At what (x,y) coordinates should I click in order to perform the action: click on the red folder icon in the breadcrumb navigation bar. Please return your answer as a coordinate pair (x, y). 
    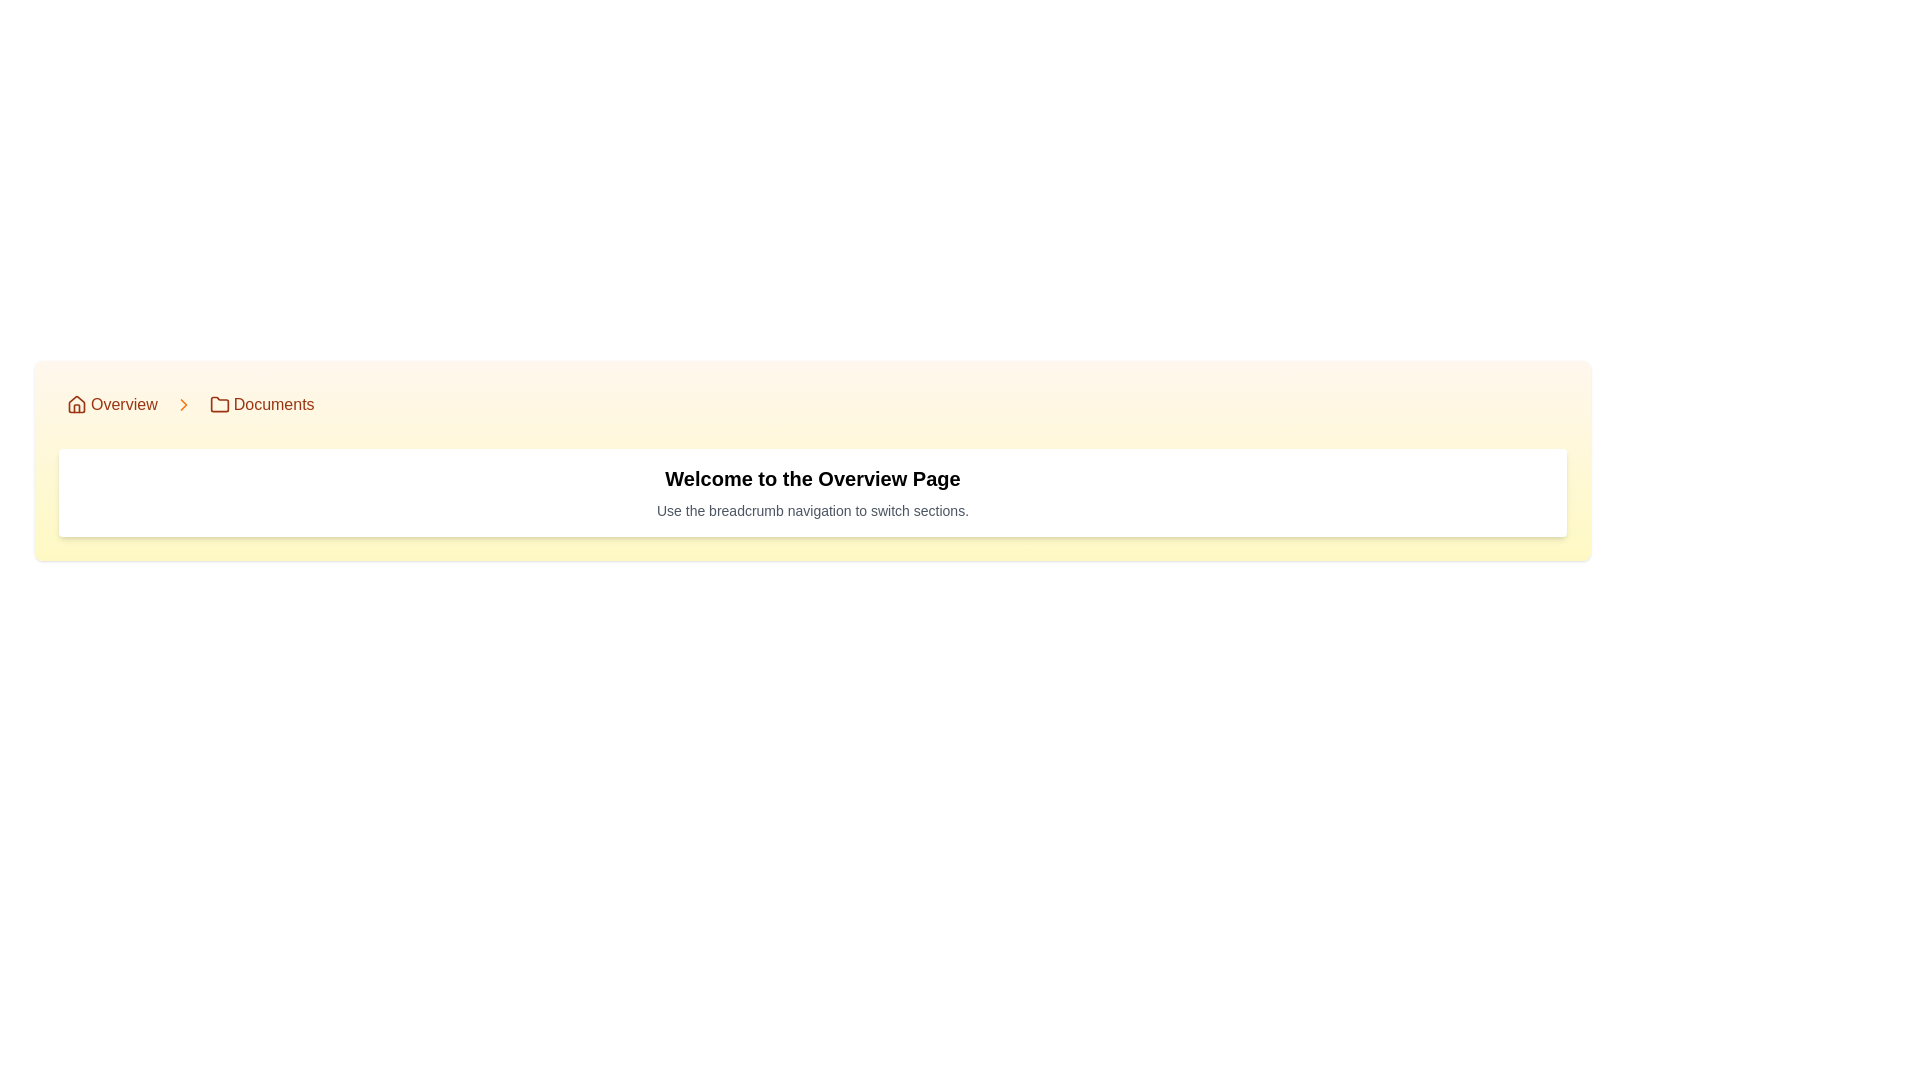
    Looking at the image, I should click on (219, 404).